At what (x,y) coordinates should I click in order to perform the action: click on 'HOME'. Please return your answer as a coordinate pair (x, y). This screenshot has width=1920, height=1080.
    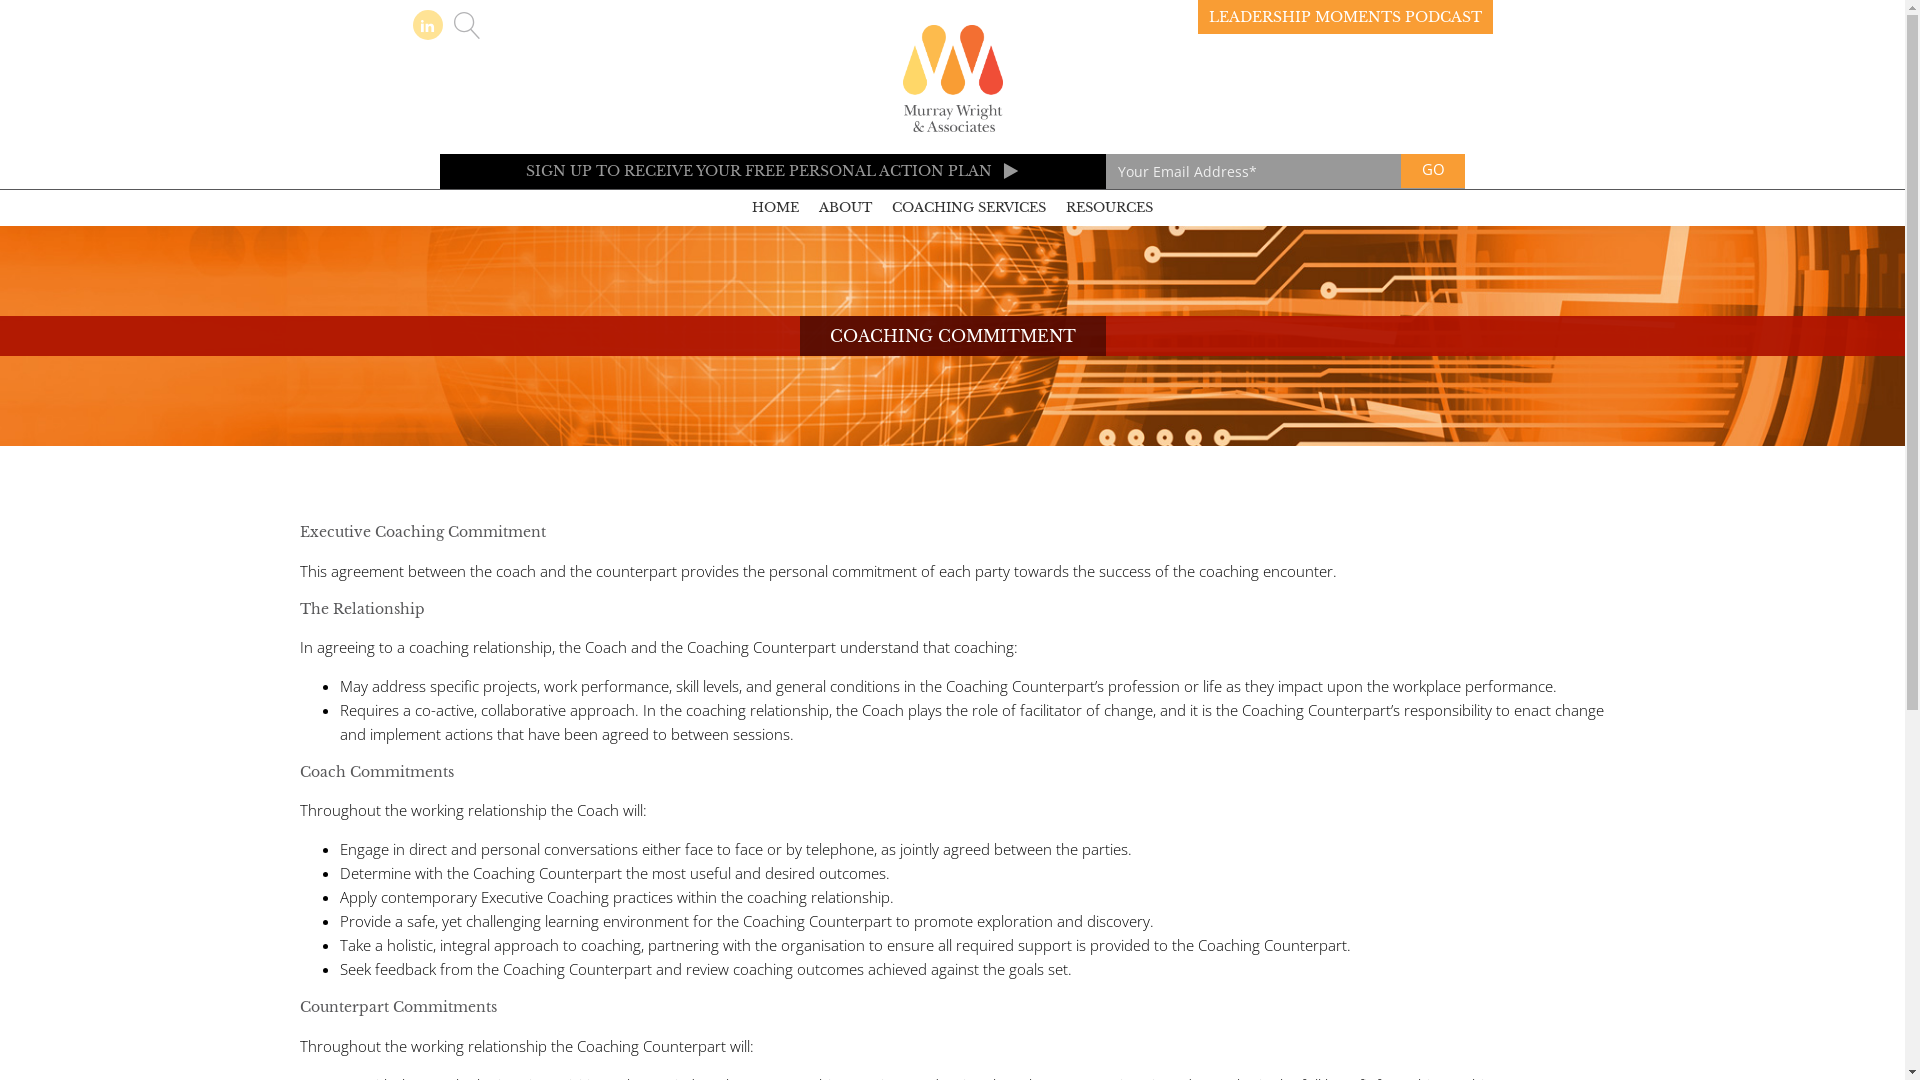
    Looking at the image, I should click on (774, 208).